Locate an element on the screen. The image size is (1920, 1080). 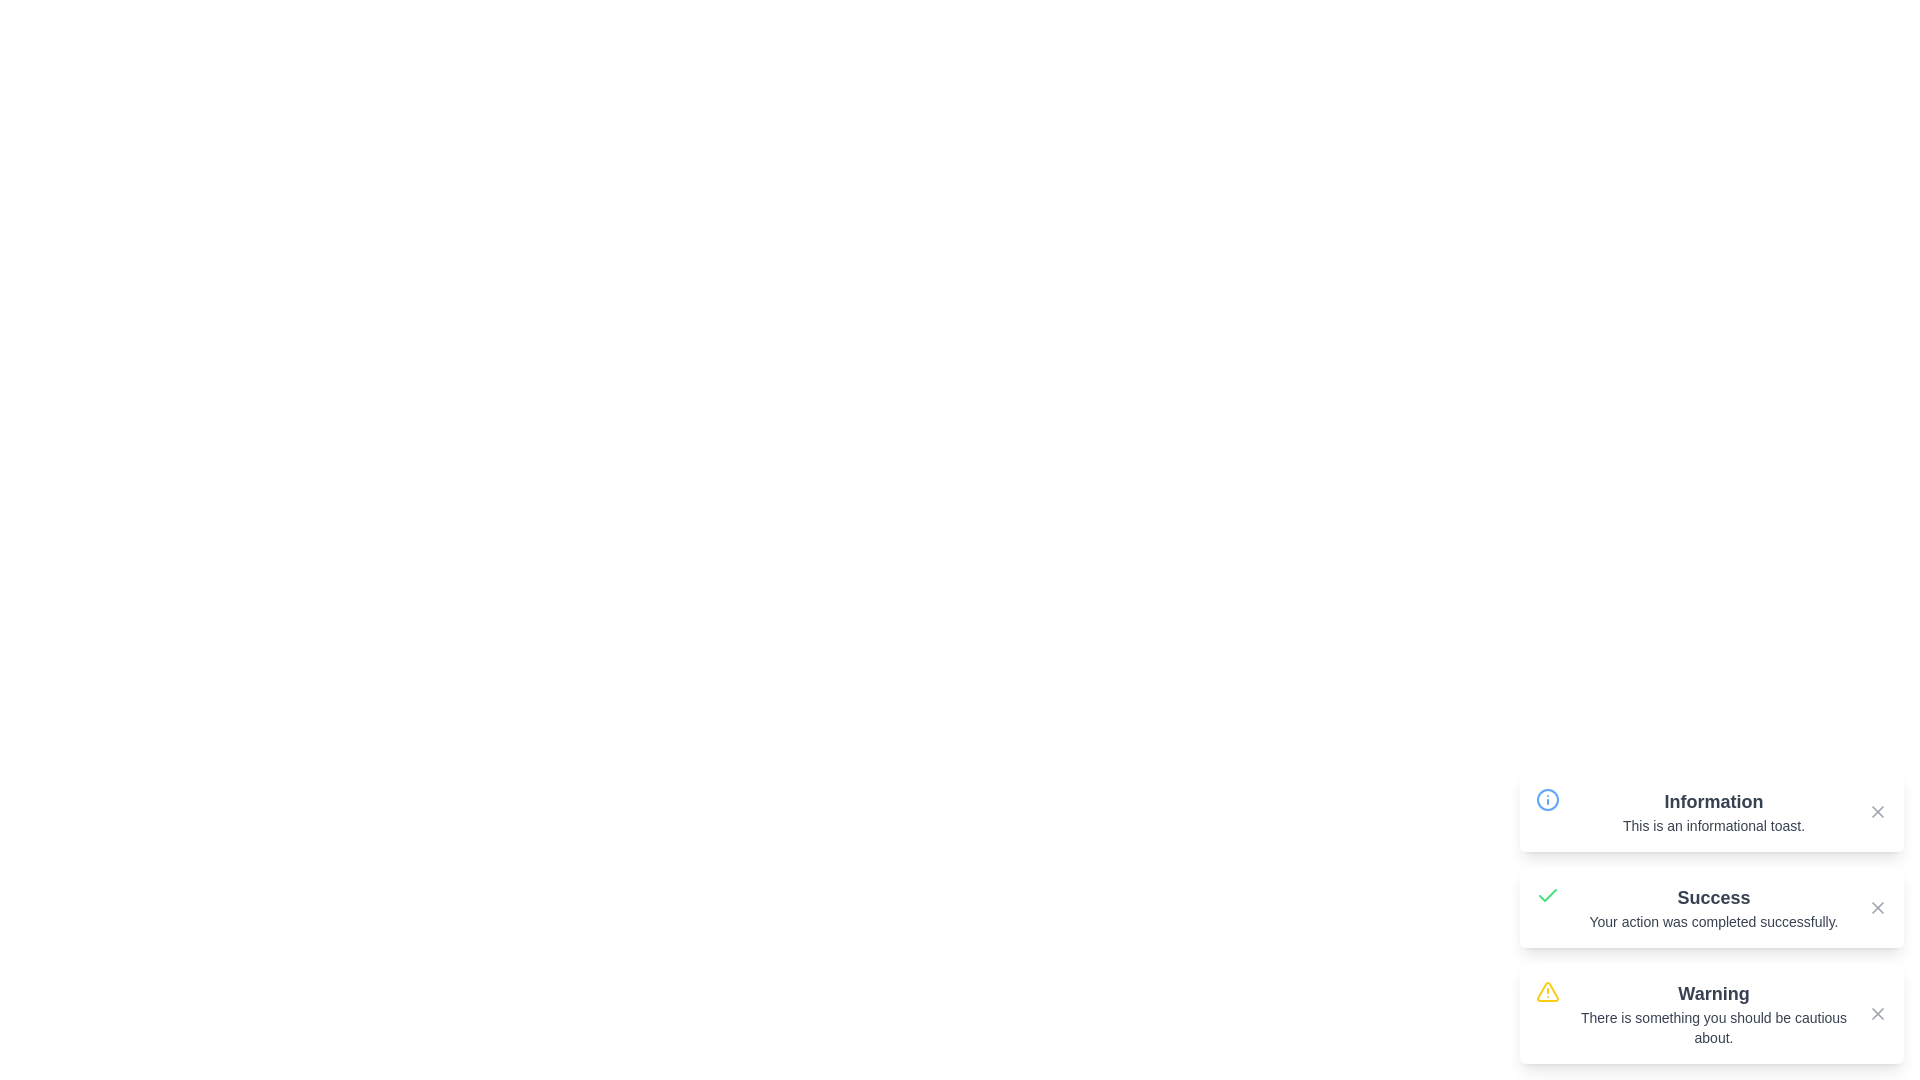
text content of the warning message that starts with a bold heading 'Warning' and includes a description below it, located to the right of the caution icon is located at coordinates (1712, 1014).